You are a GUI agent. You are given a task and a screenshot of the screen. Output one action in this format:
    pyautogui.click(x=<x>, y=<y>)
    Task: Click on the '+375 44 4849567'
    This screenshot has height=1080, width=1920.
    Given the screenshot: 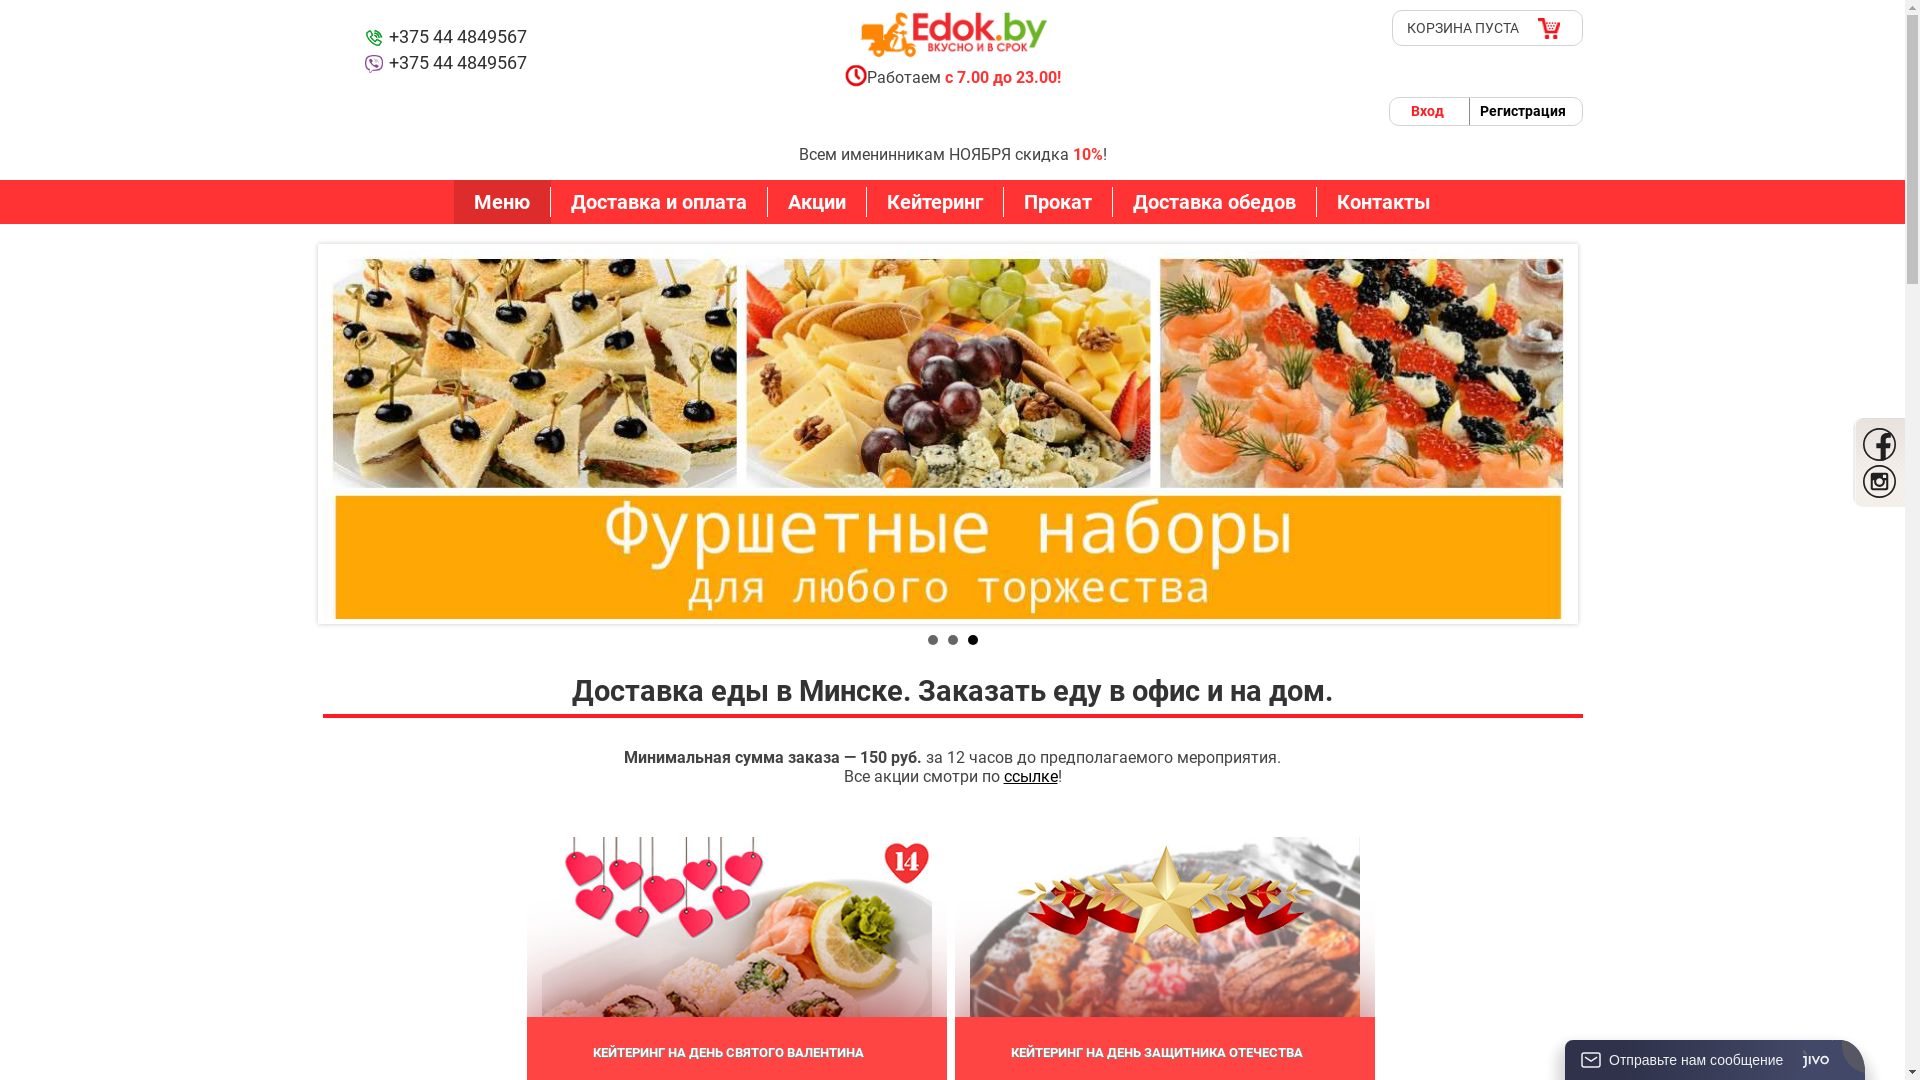 What is the action you would take?
    pyautogui.click(x=443, y=38)
    